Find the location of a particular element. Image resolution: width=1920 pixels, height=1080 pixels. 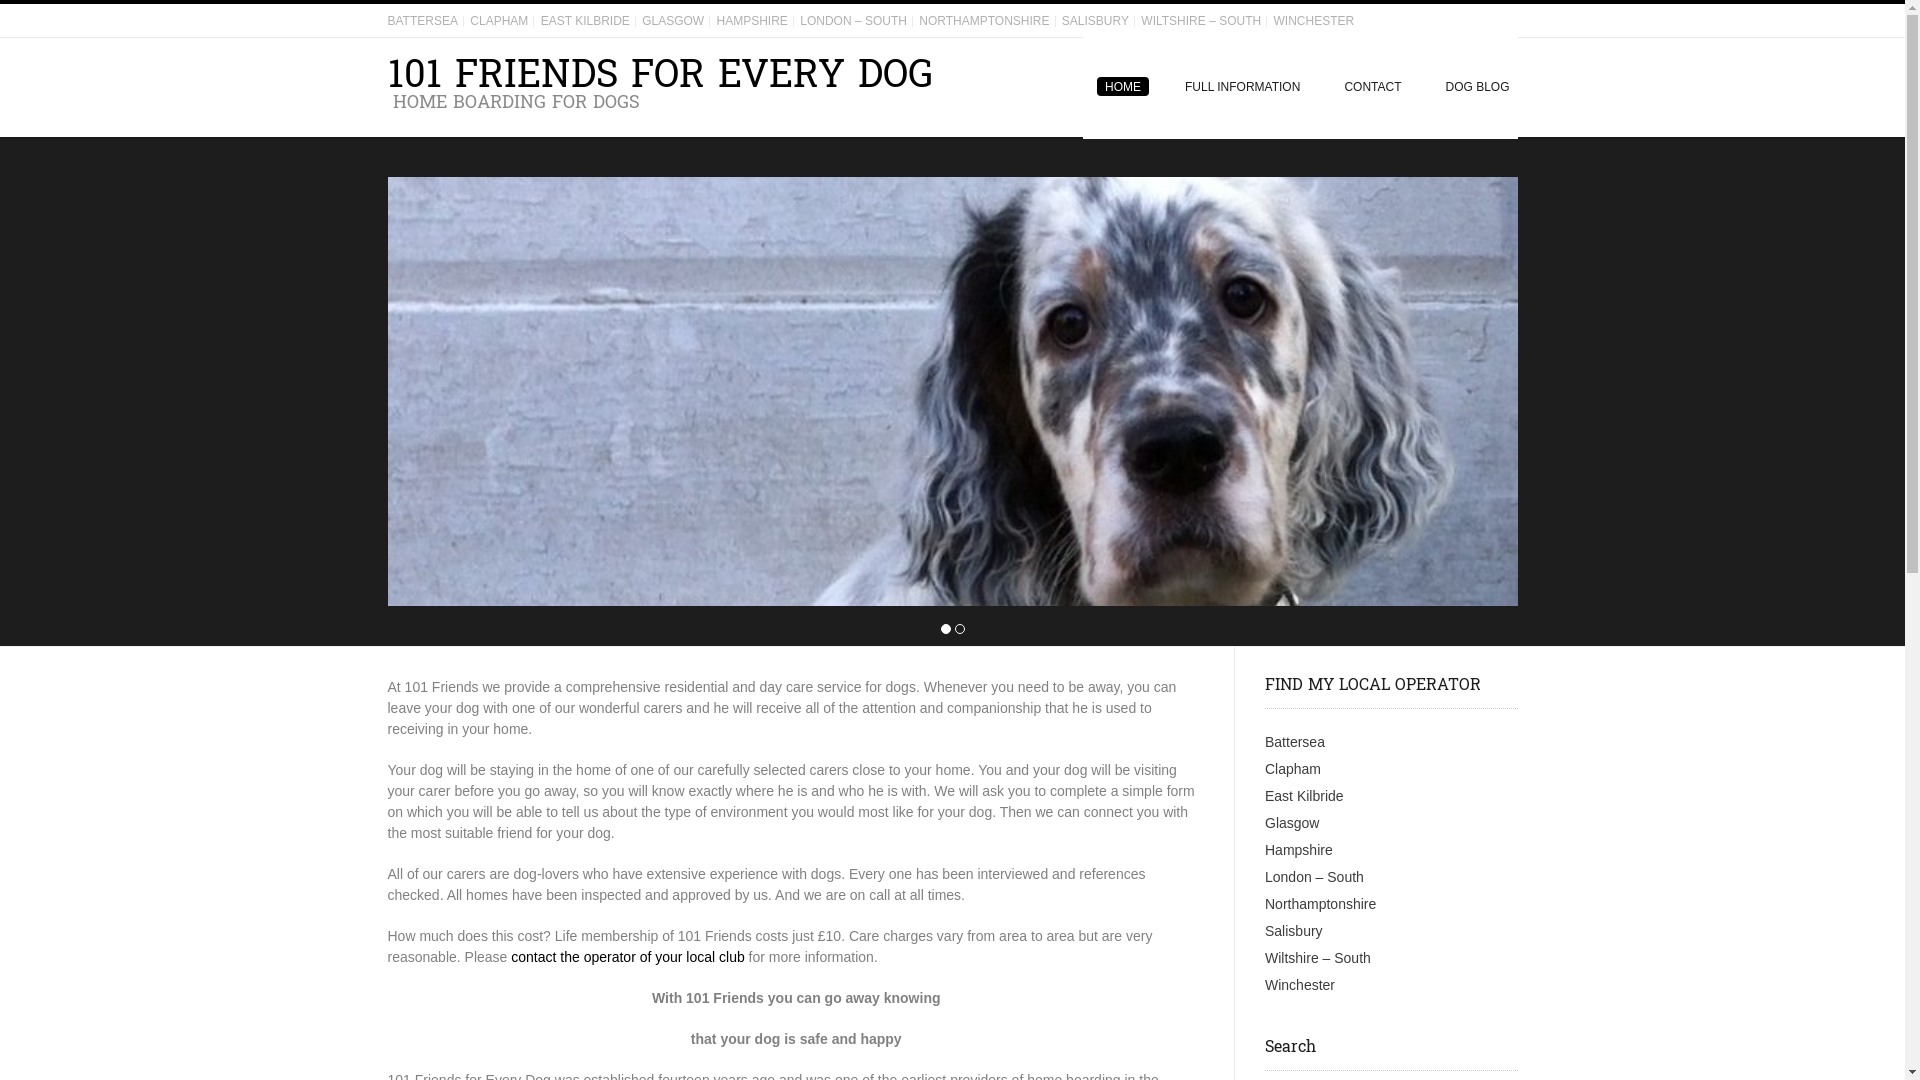

'1' is located at coordinates (944, 628).